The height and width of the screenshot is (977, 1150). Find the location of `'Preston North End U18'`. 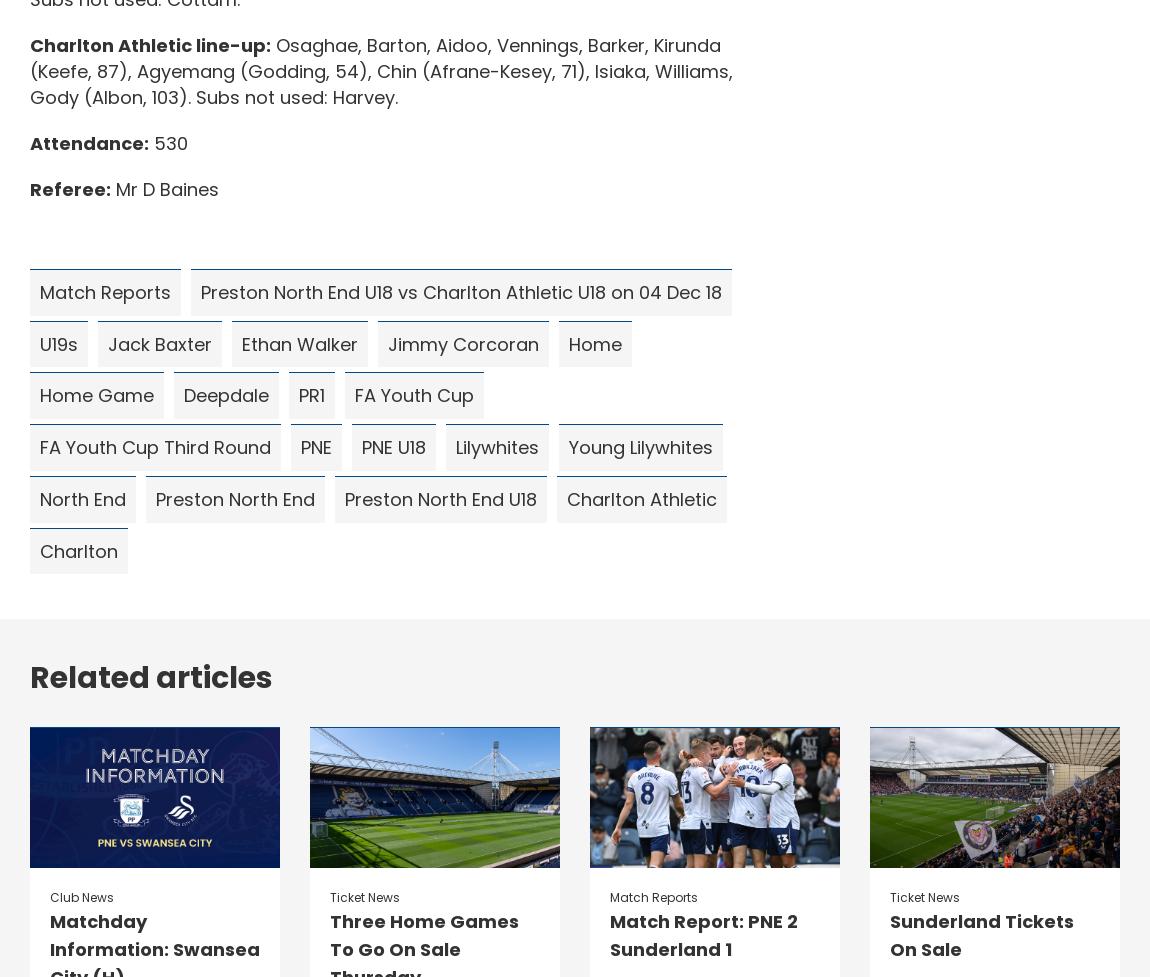

'Preston North End U18' is located at coordinates (441, 497).